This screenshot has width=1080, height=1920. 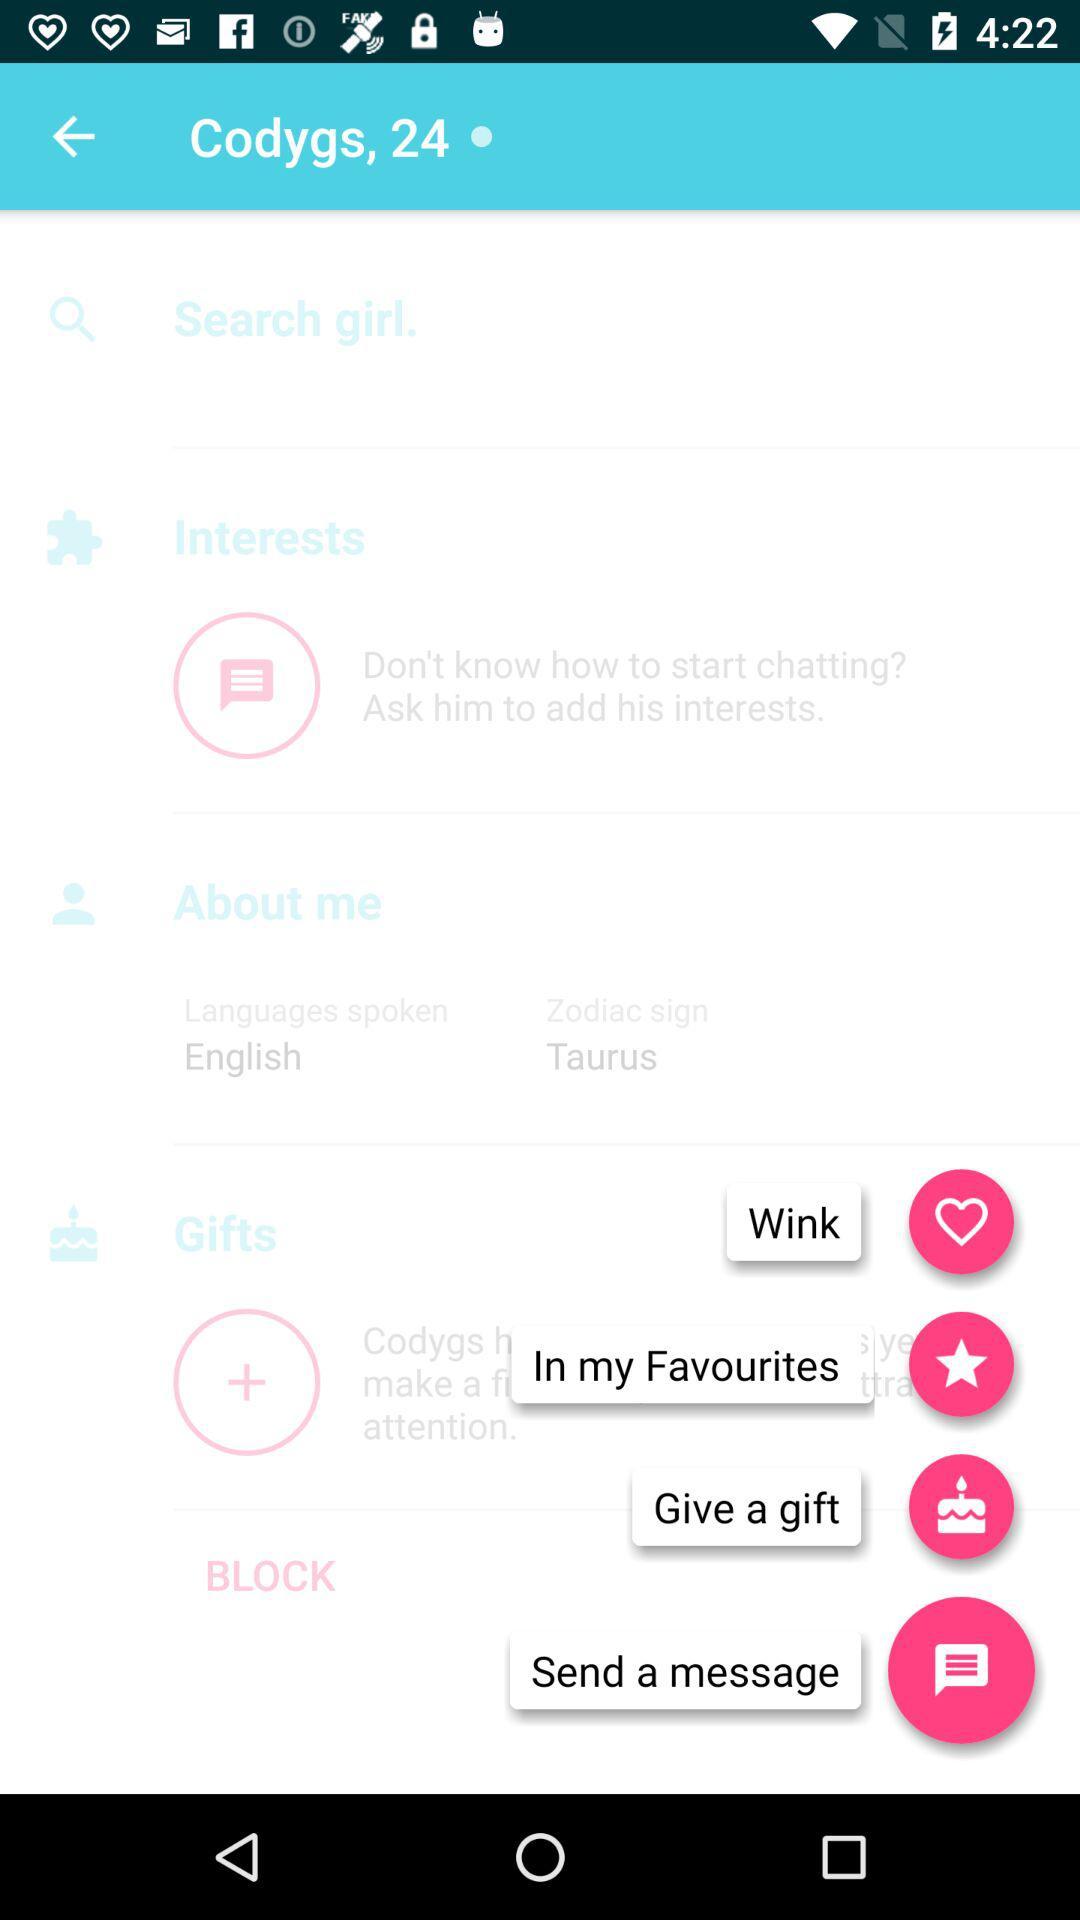 I want to click on the add icon, so click(x=245, y=1381).